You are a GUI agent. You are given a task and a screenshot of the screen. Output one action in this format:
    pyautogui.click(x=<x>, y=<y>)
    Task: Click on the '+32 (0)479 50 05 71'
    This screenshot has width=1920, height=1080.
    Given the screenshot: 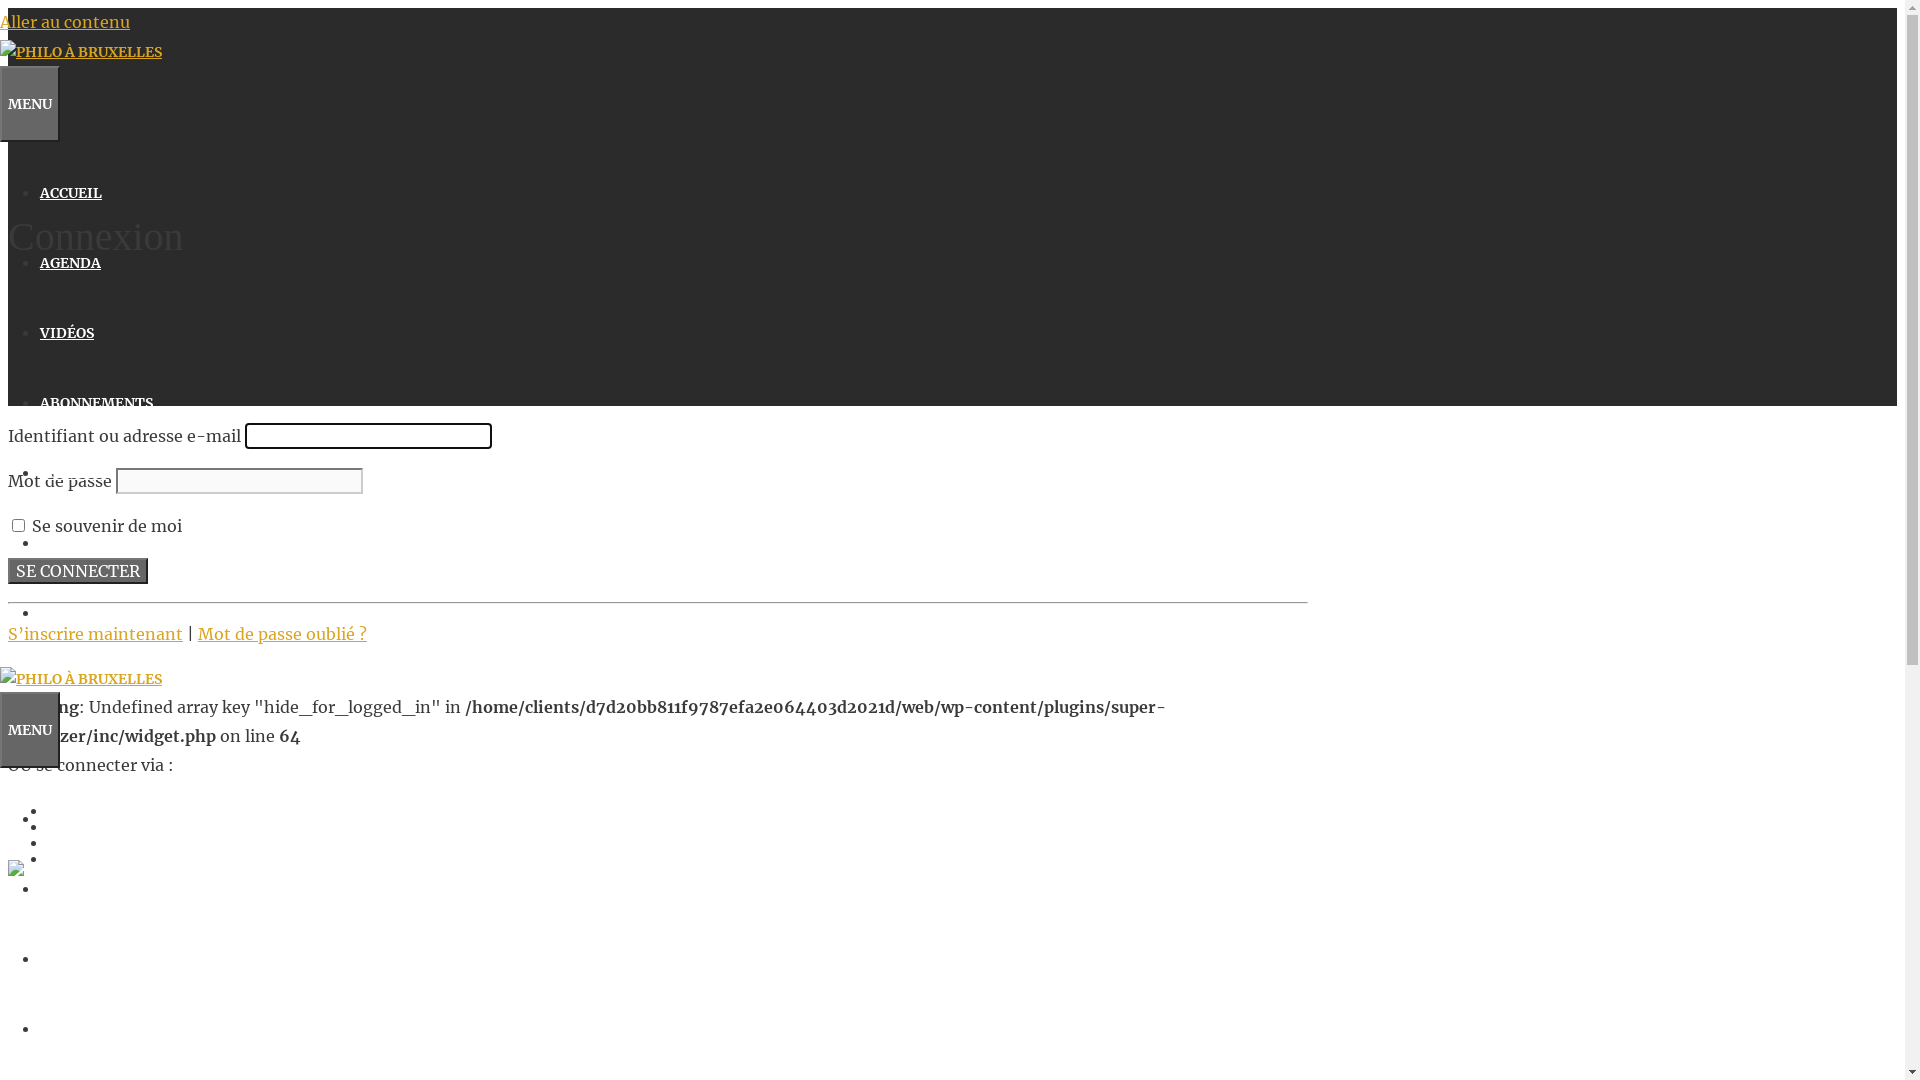 What is the action you would take?
    pyautogui.click(x=73, y=971)
    